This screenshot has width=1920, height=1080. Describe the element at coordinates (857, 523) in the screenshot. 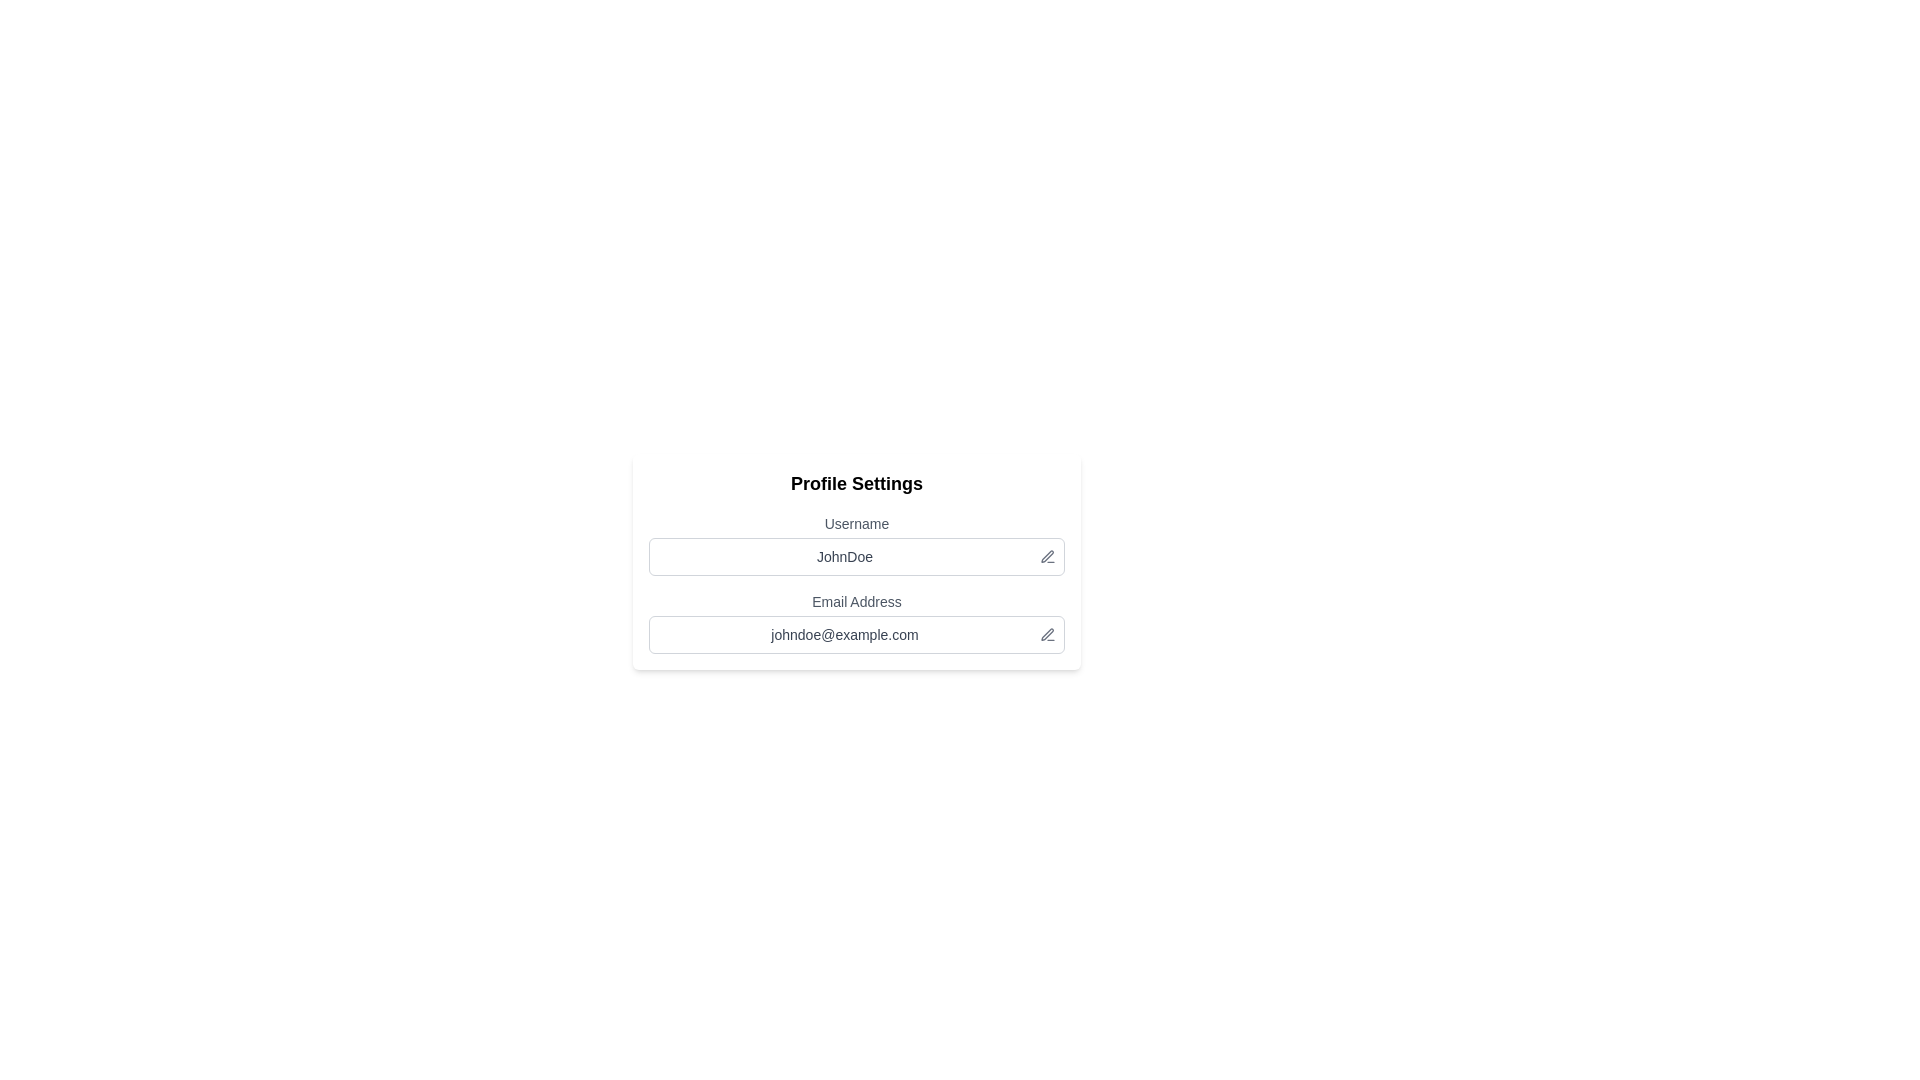

I see `the 'Username' label element, which displays the text in small gray font above the 'JohnDoe' username in the profile information card` at that location.